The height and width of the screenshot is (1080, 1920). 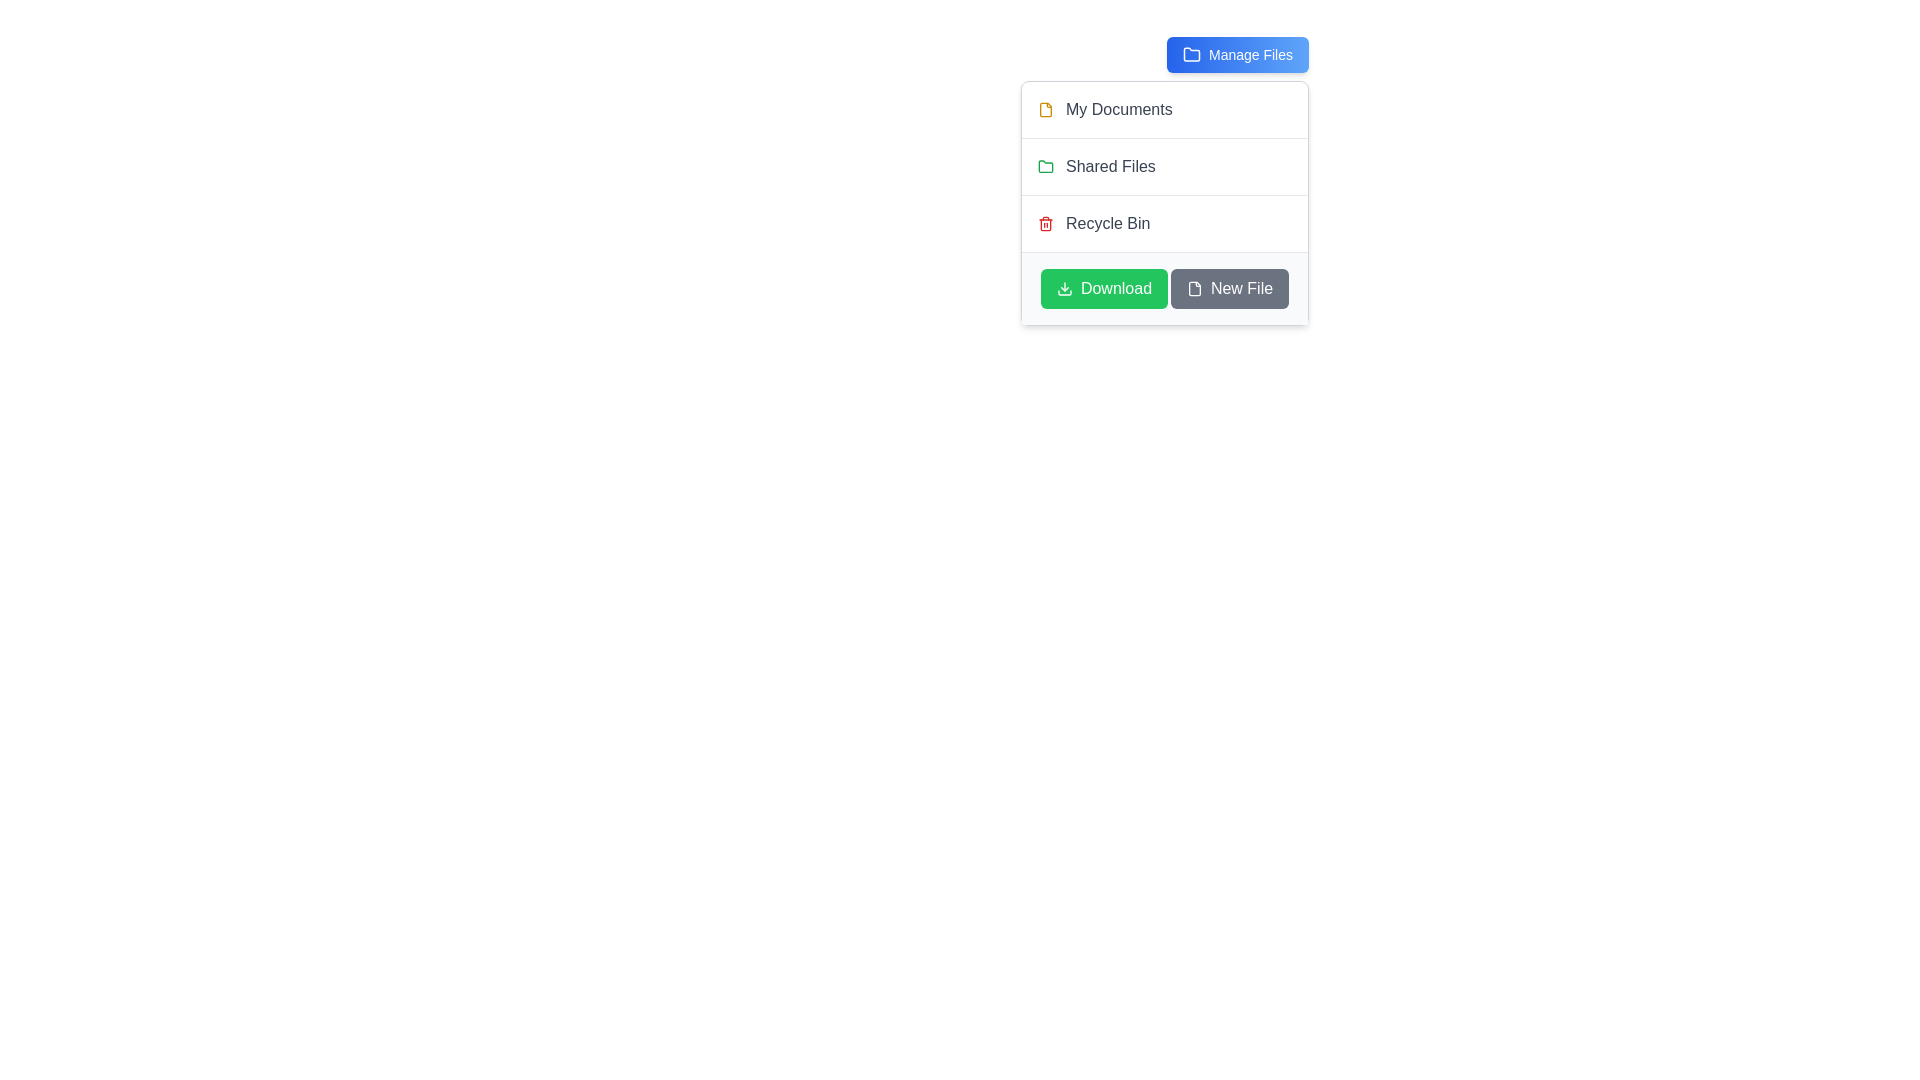 What do you see at coordinates (1165, 223) in the screenshot?
I see `the third item in the navigation list with a red trash icon and the text 'Recycle Bin'` at bounding box center [1165, 223].